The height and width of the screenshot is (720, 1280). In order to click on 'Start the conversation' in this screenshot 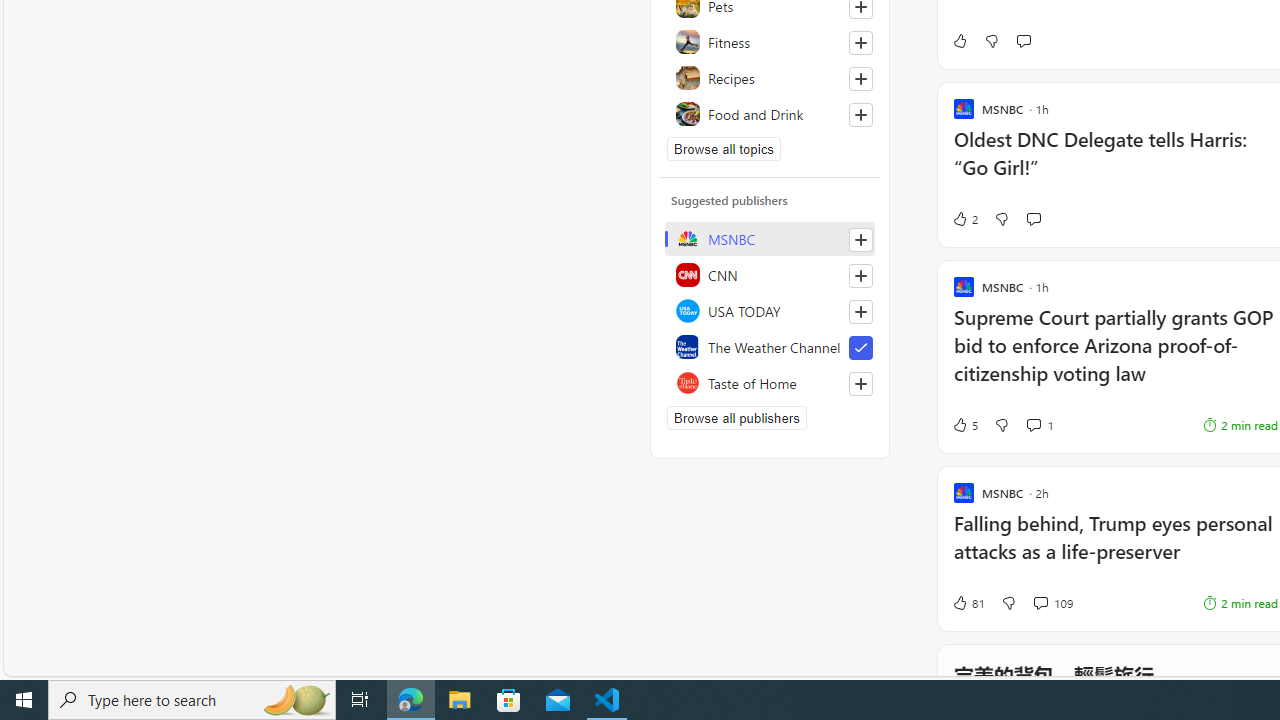, I will do `click(1033, 219)`.